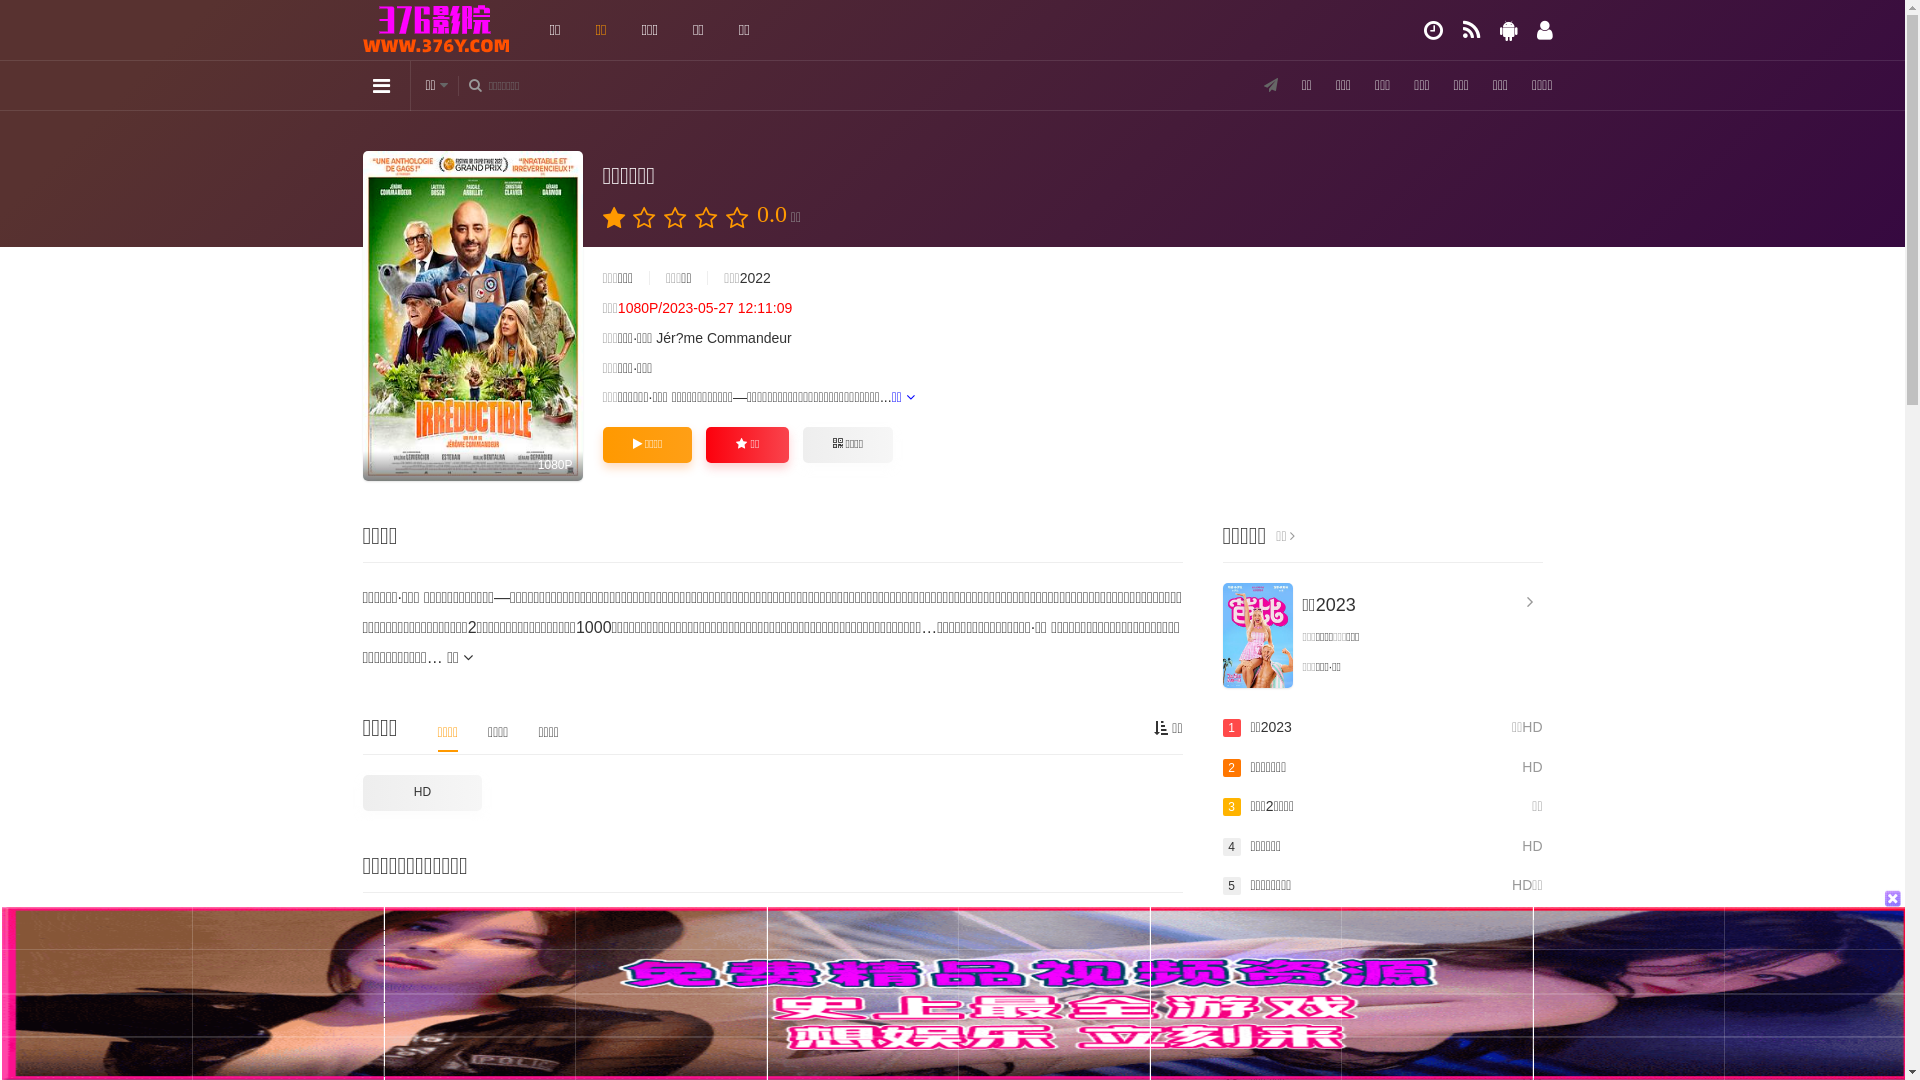 The image size is (1920, 1080). What do you see at coordinates (470, 315) in the screenshot?
I see `'1080P'` at bounding box center [470, 315].